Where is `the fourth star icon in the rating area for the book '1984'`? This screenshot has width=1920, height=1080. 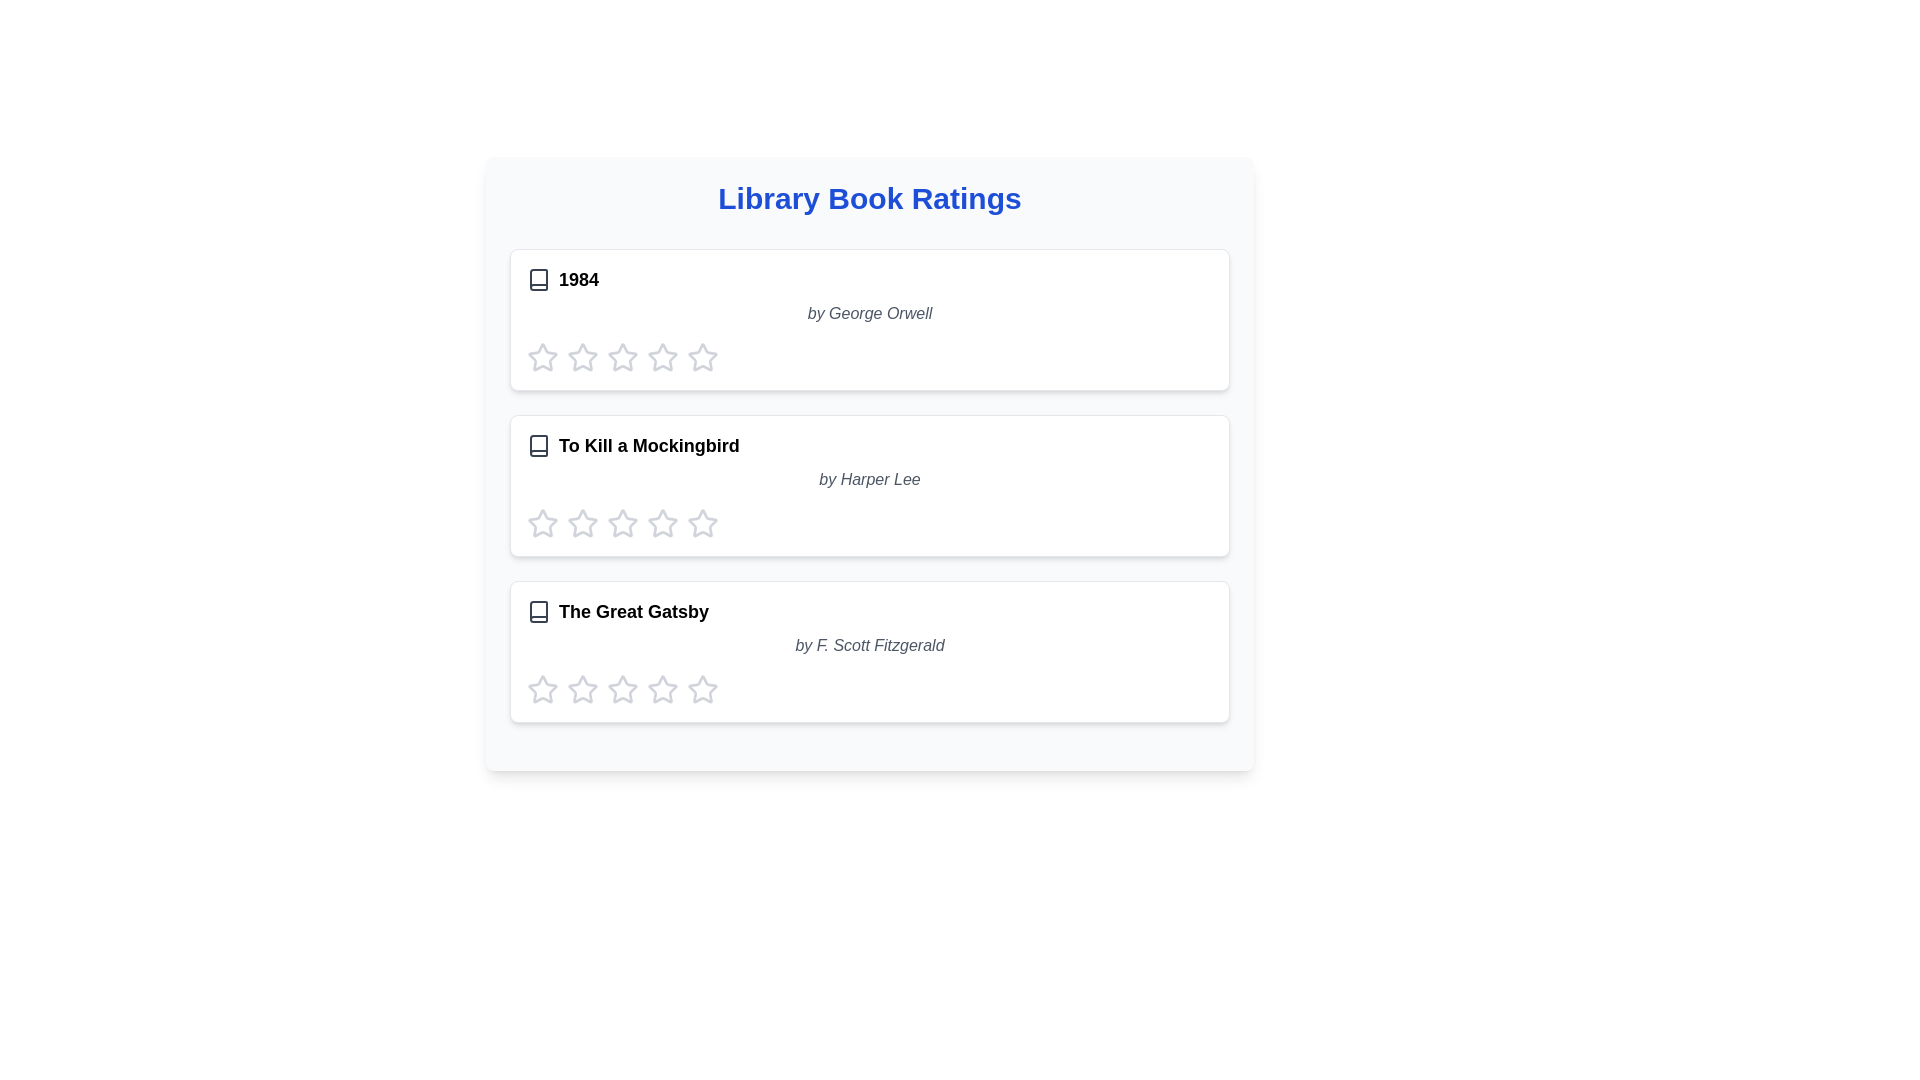
the fourth star icon in the rating area for the book '1984' is located at coordinates (702, 357).